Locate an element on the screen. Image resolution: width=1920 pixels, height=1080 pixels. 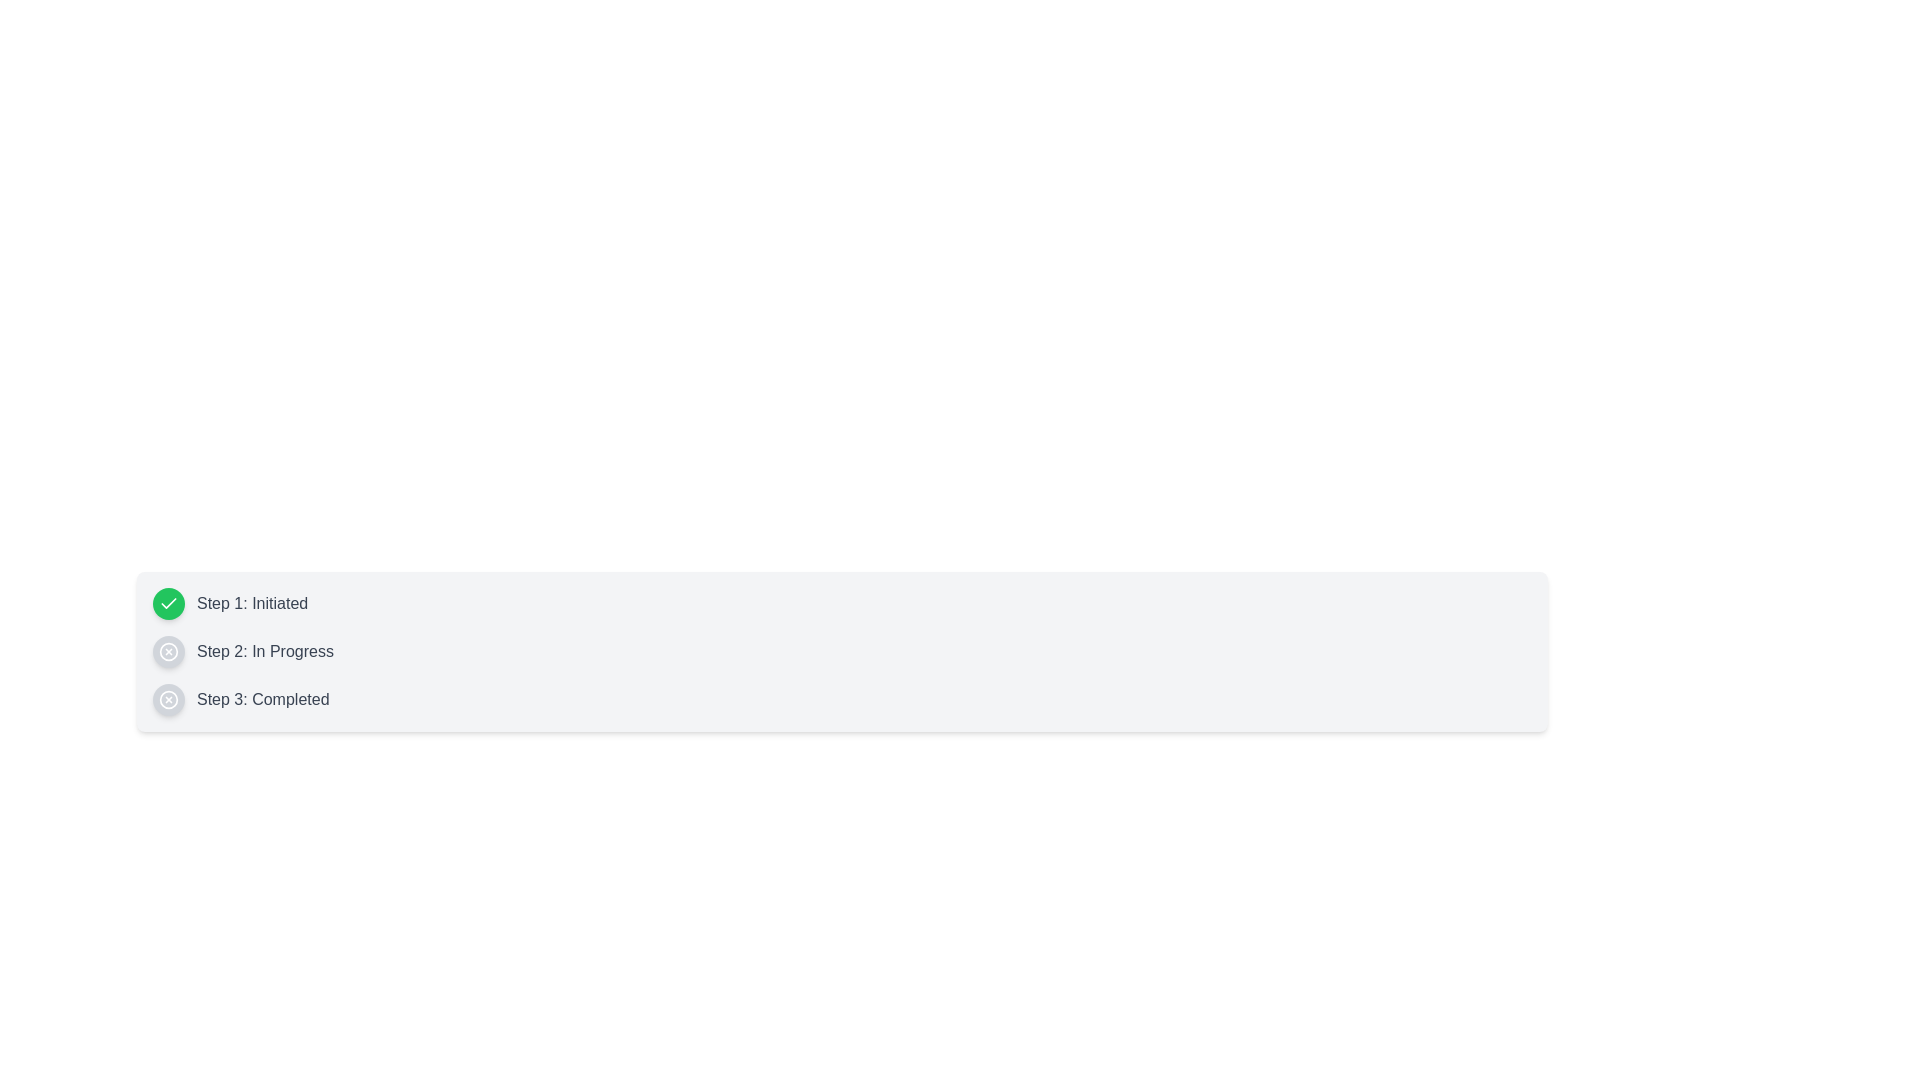
the rounded green button with a white checkmark icon, positioned to the left of the text 'Step 1: Initiated' is located at coordinates (168, 603).